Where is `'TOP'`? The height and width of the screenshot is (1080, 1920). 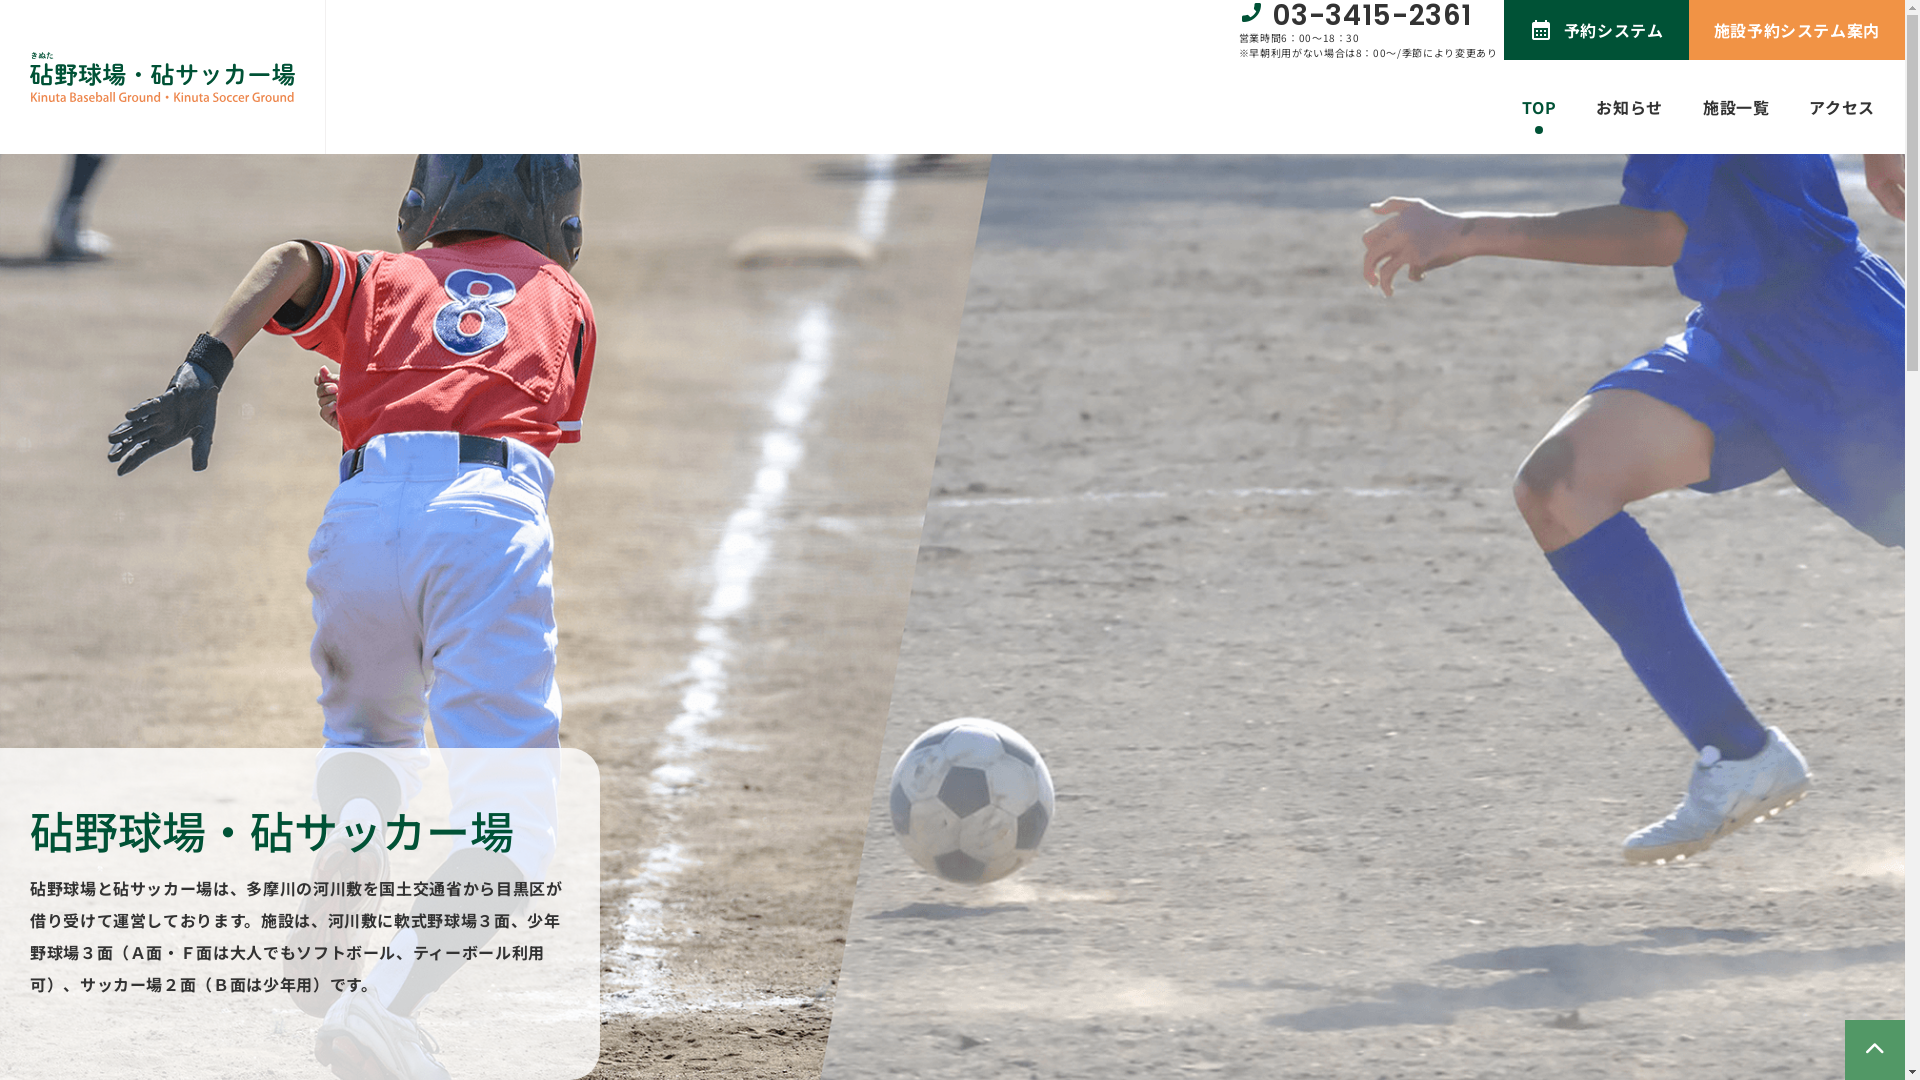 'TOP' is located at coordinates (1538, 107).